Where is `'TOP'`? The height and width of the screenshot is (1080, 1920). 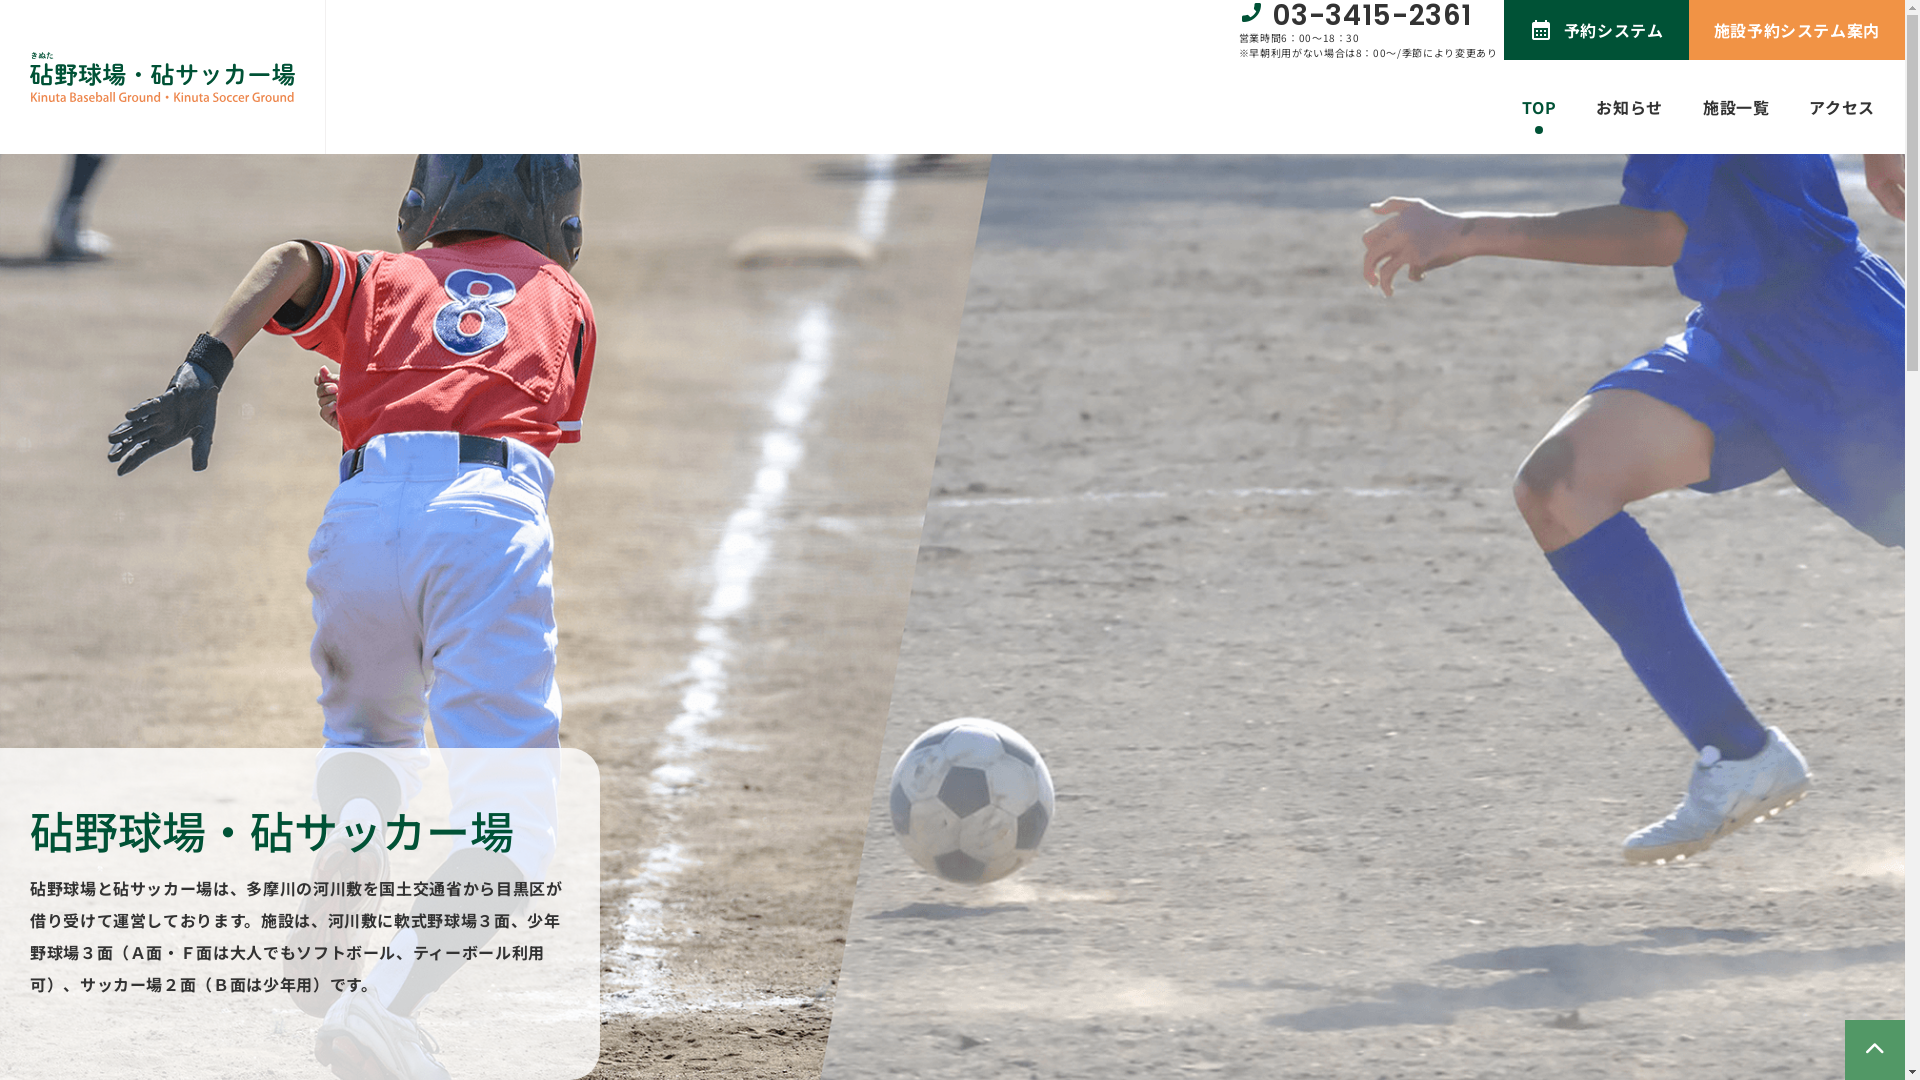 'TOP' is located at coordinates (1538, 107).